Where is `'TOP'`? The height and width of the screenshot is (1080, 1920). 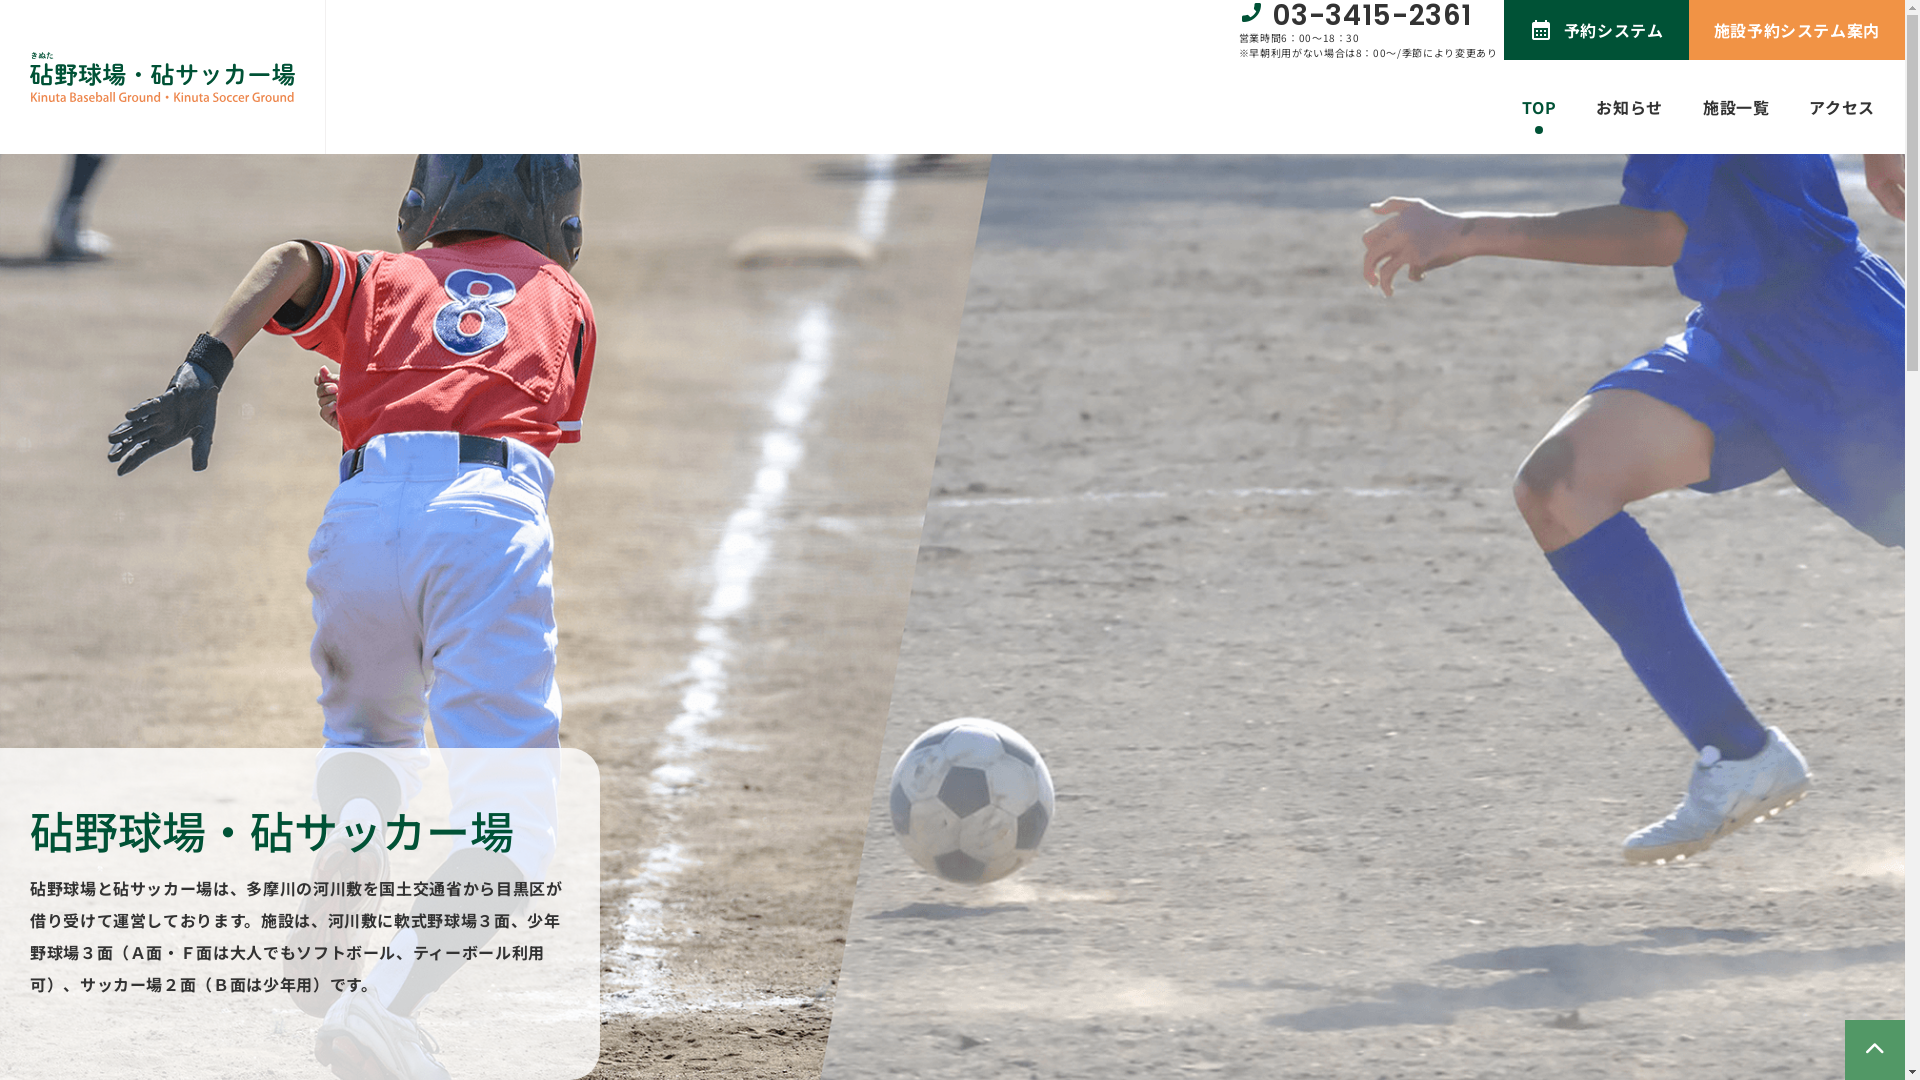 'TOP' is located at coordinates (1538, 107).